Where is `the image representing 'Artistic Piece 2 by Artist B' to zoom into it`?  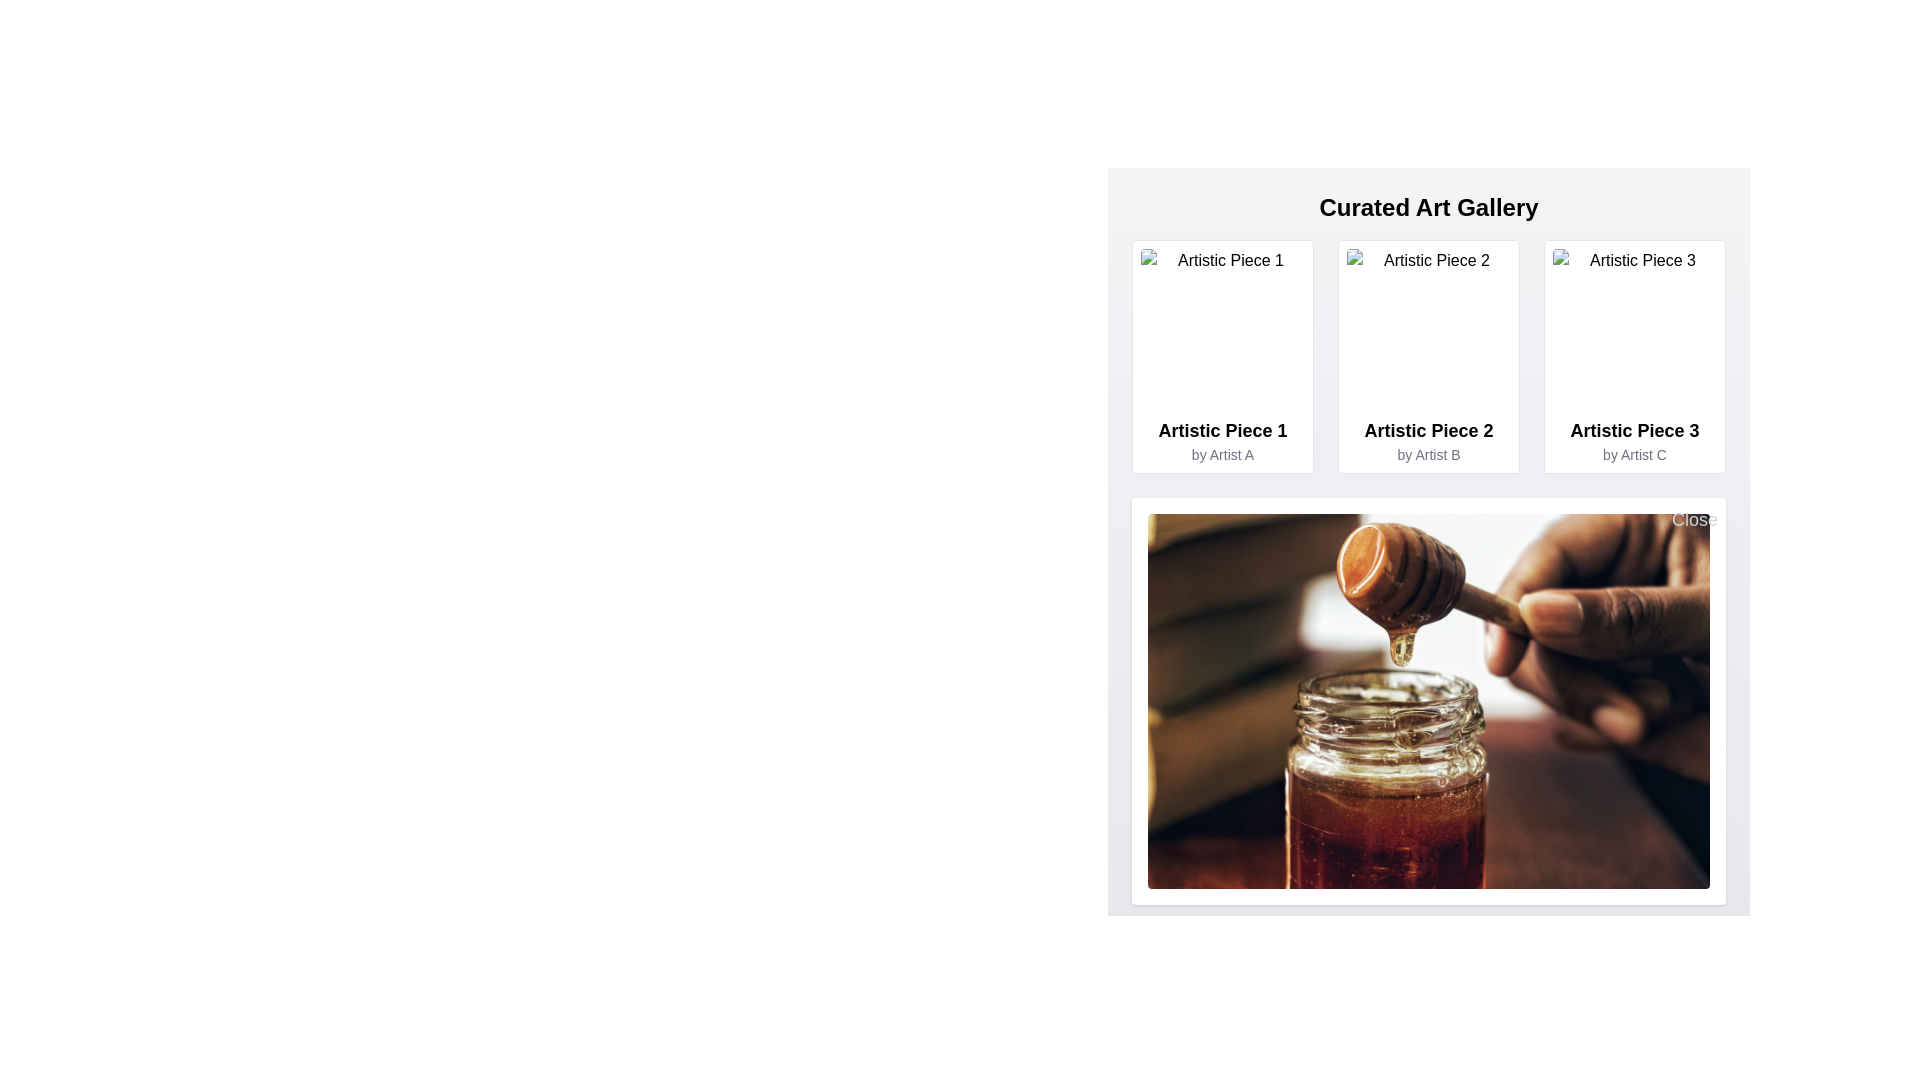 the image representing 'Artistic Piece 2 by Artist B' to zoom into it is located at coordinates (1428, 327).